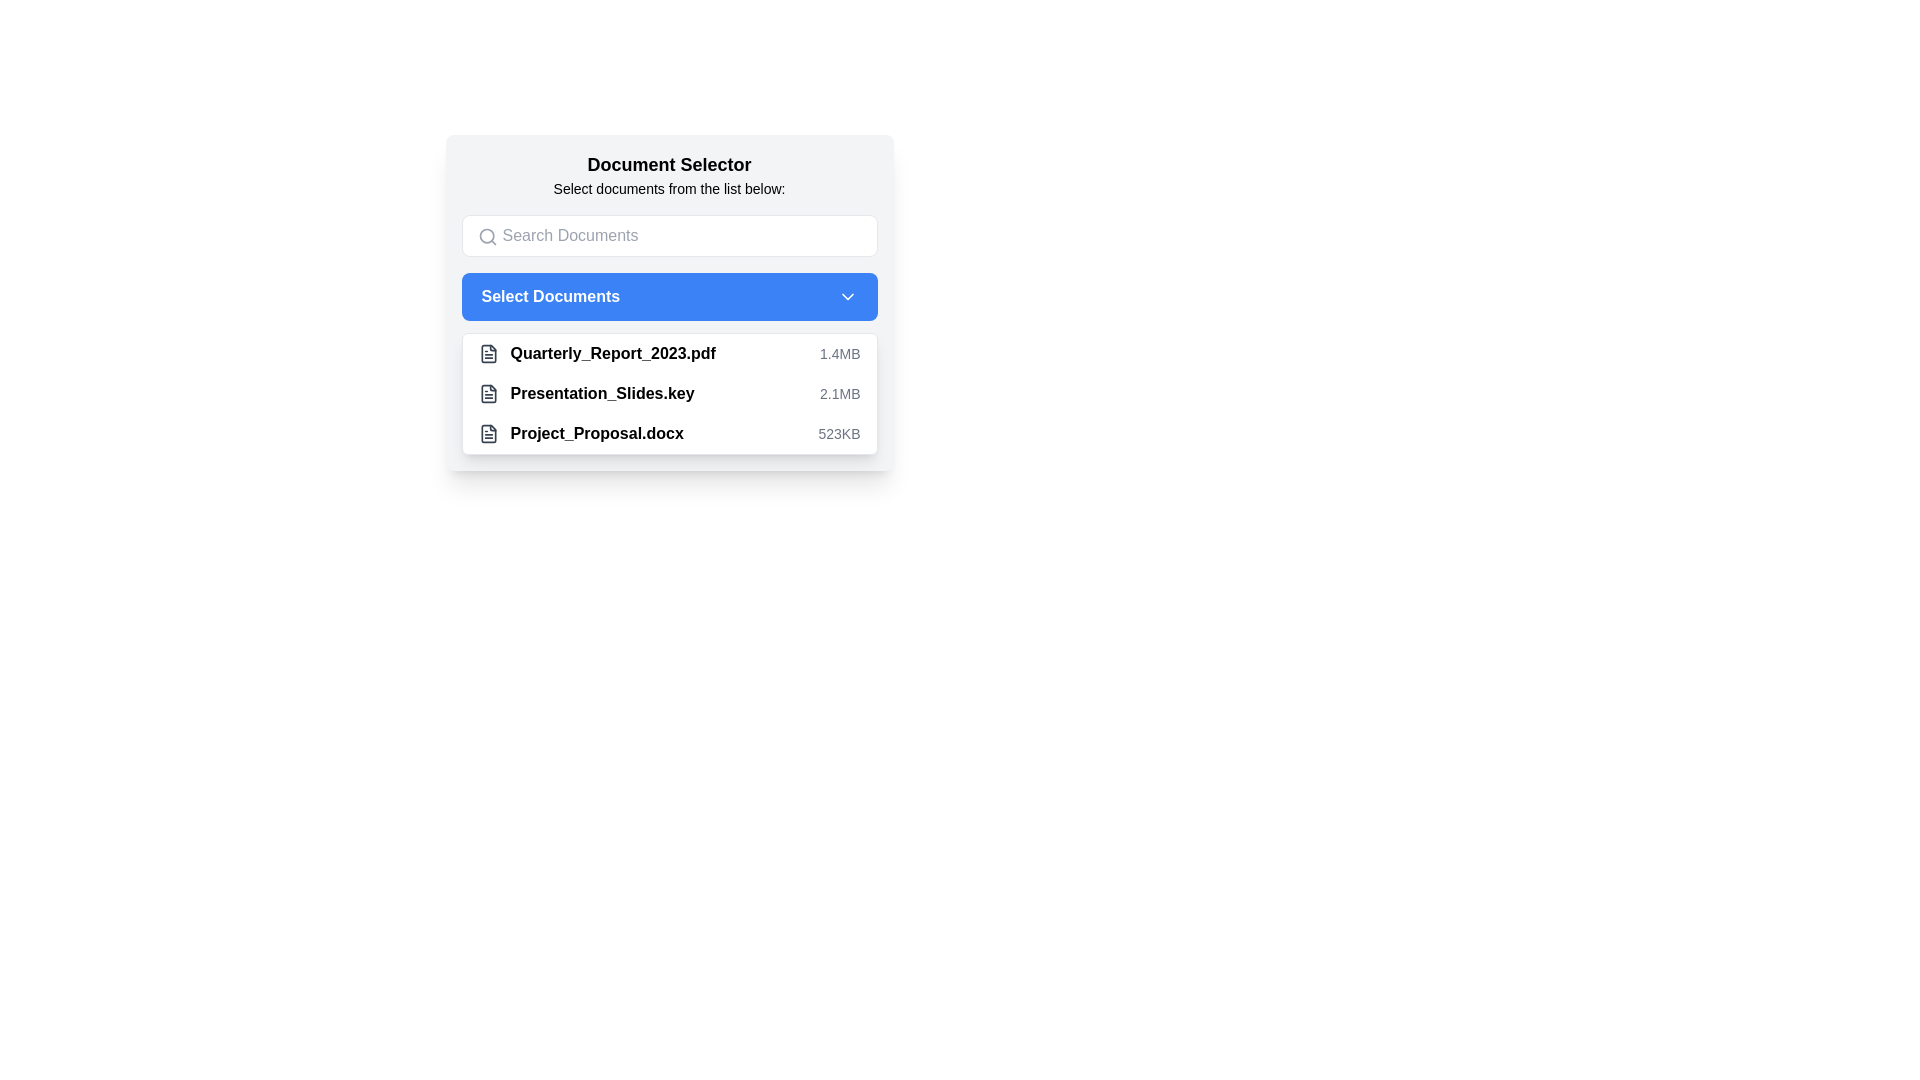 Image resolution: width=1920 pixels, height=1080 pixels. I want to click on the decorative document icon representing 'Project_Proposal.docx' in the 'Document Selector' dialog, so click(488, 433).